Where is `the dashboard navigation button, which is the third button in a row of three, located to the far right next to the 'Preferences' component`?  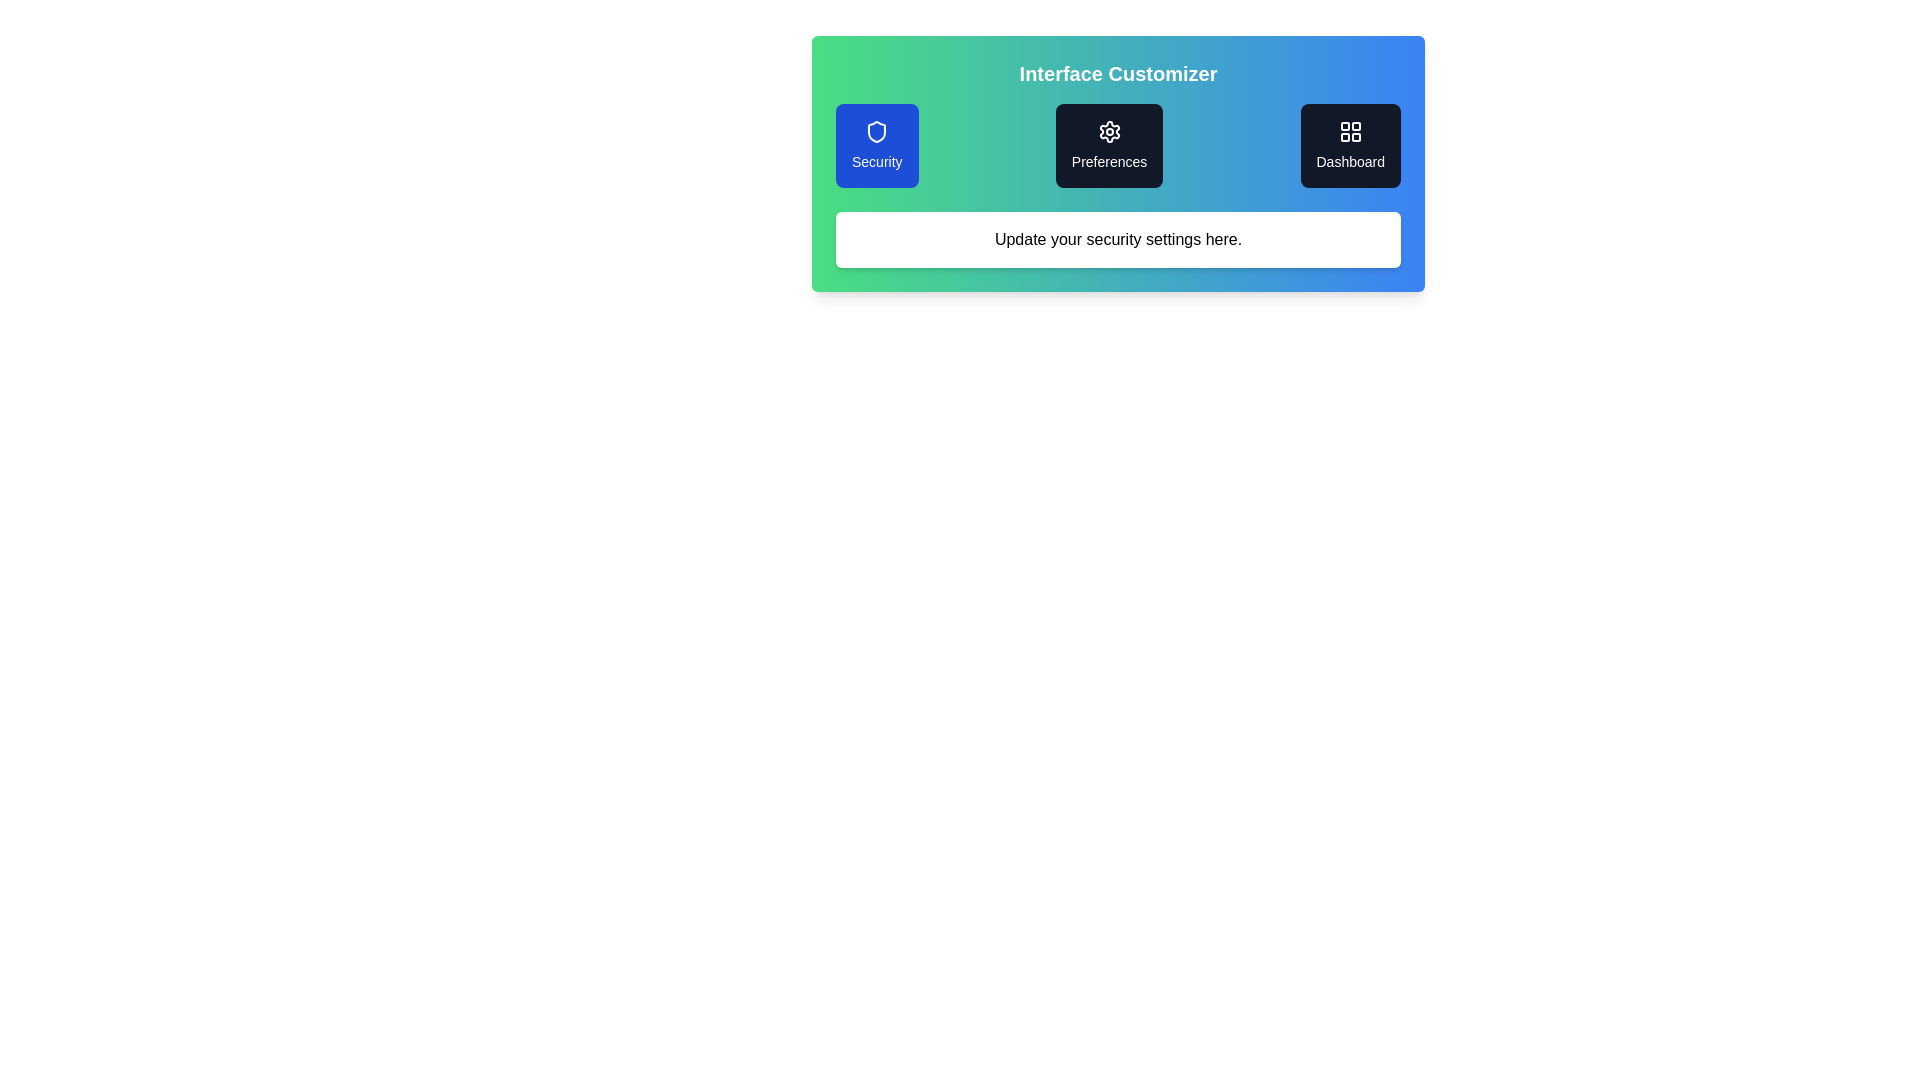 the dashboard navigation button, which is the third button in a row of three, located to the far right next to the 'Preferences' component is located at coordinates (1350, 145).